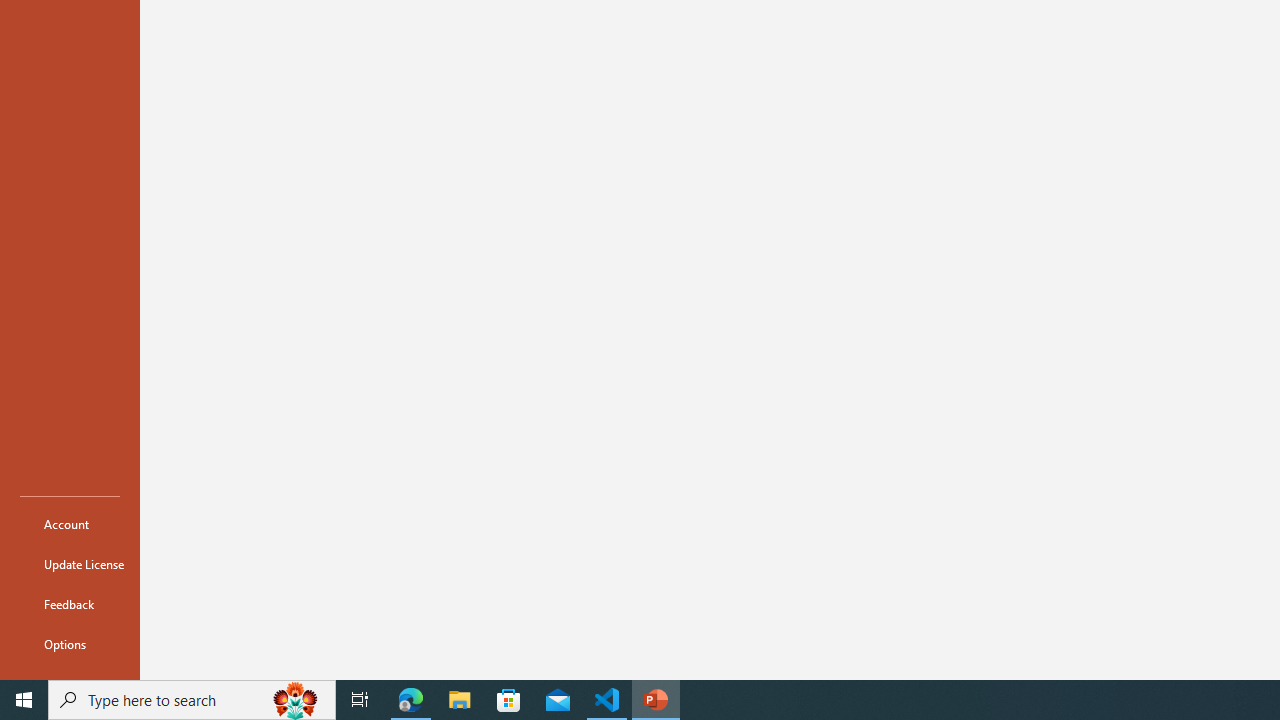  What do you see at coordinates (69, 644) in the screenshot?
I see `'Options'` at bounding box center [69, 644].